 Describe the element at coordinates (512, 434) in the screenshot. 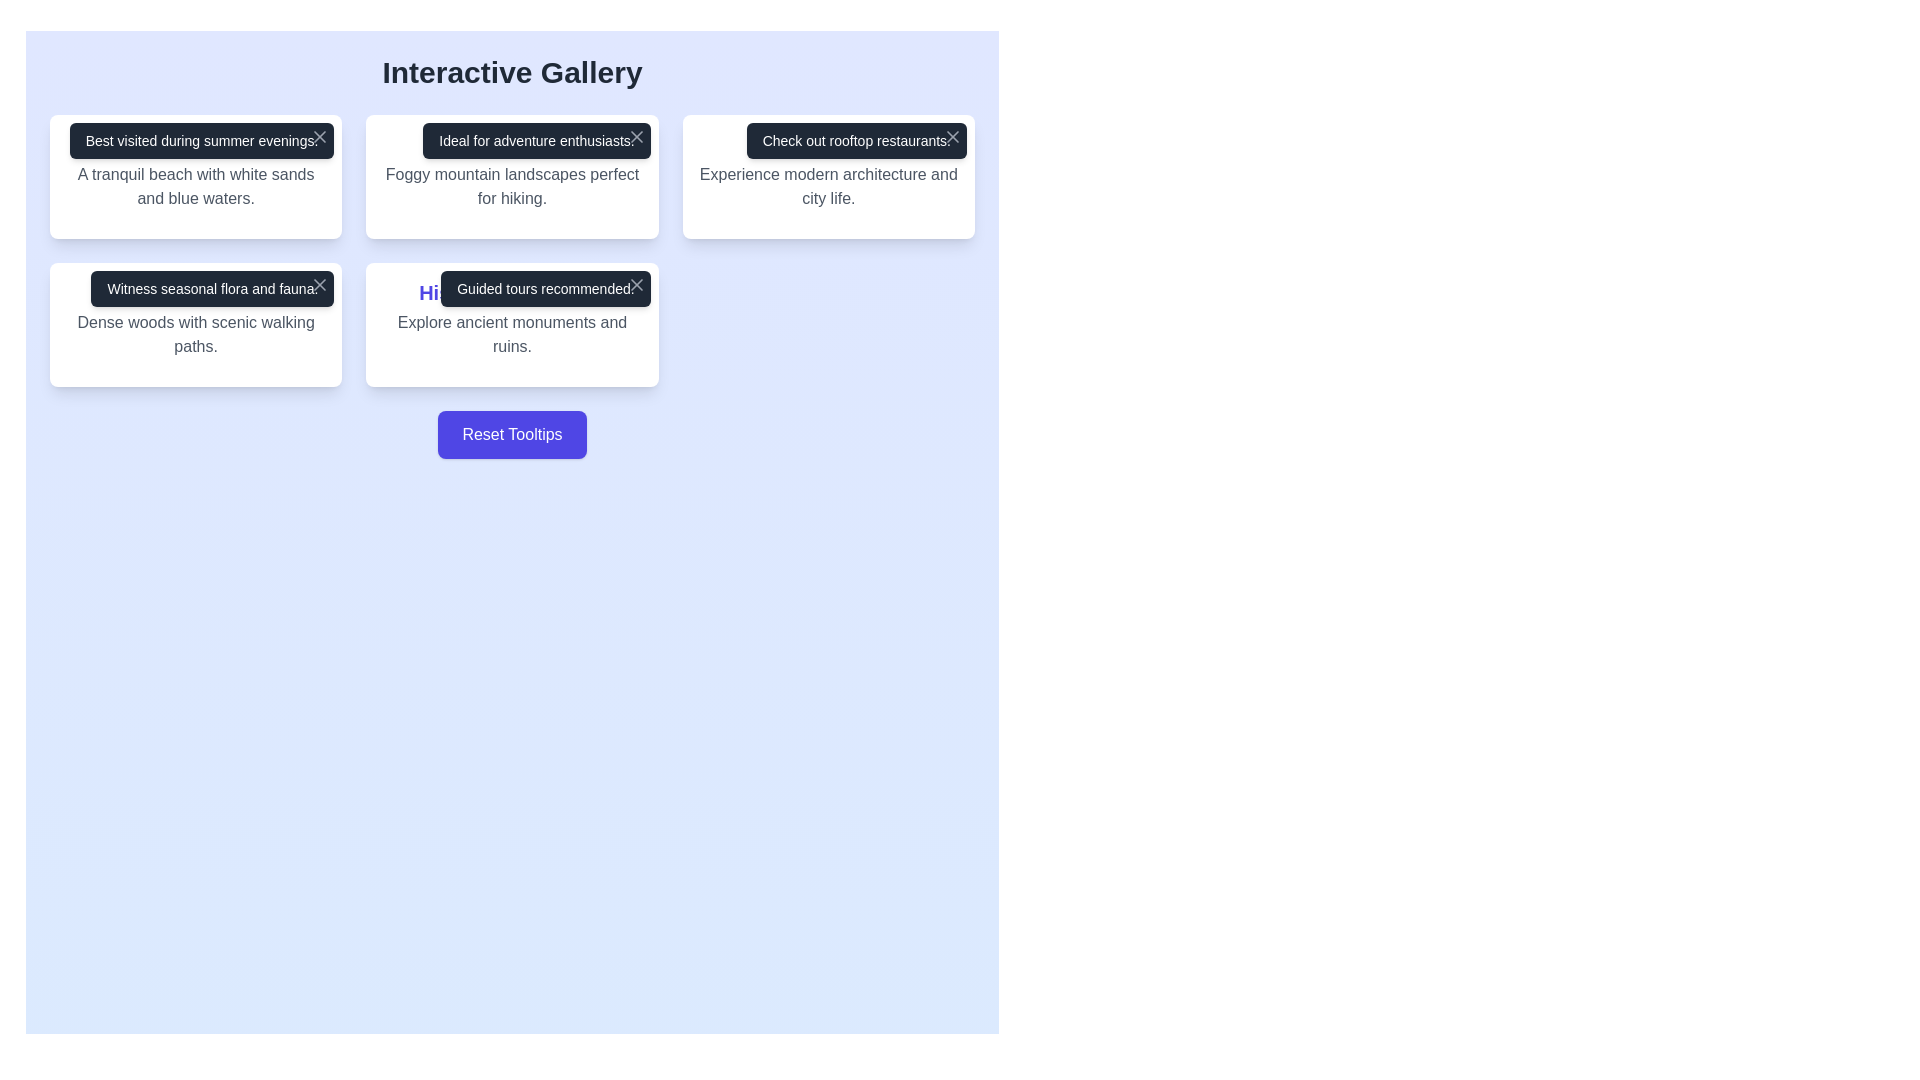

I see `the reset button located at the bottom of the gallery interface to observe the hover style changes` at that location.